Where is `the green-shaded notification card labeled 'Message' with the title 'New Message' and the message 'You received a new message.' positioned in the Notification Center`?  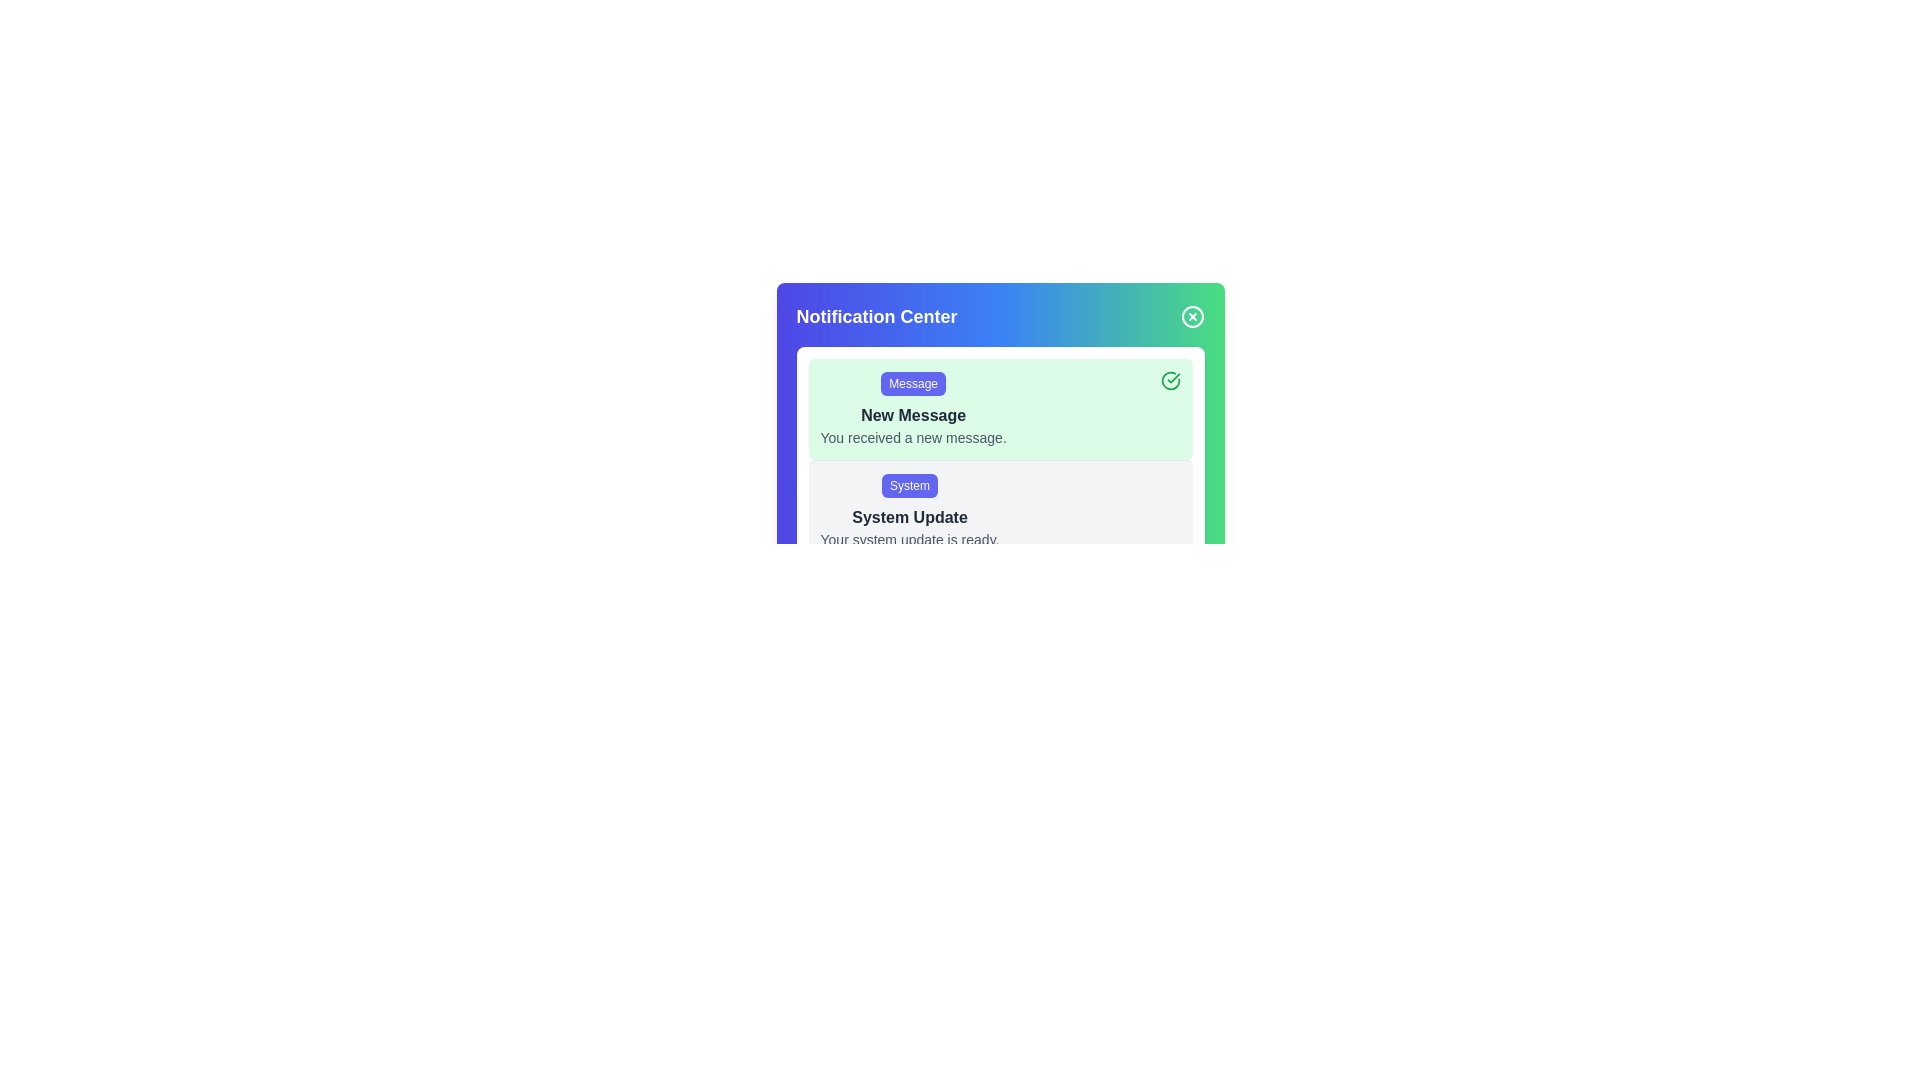 the green-shaded notification card labeled 'Message' with the title 'New Message' and the message 'You received a new message.' positioned in the Notification Center is located at coordinates (1000, 408).